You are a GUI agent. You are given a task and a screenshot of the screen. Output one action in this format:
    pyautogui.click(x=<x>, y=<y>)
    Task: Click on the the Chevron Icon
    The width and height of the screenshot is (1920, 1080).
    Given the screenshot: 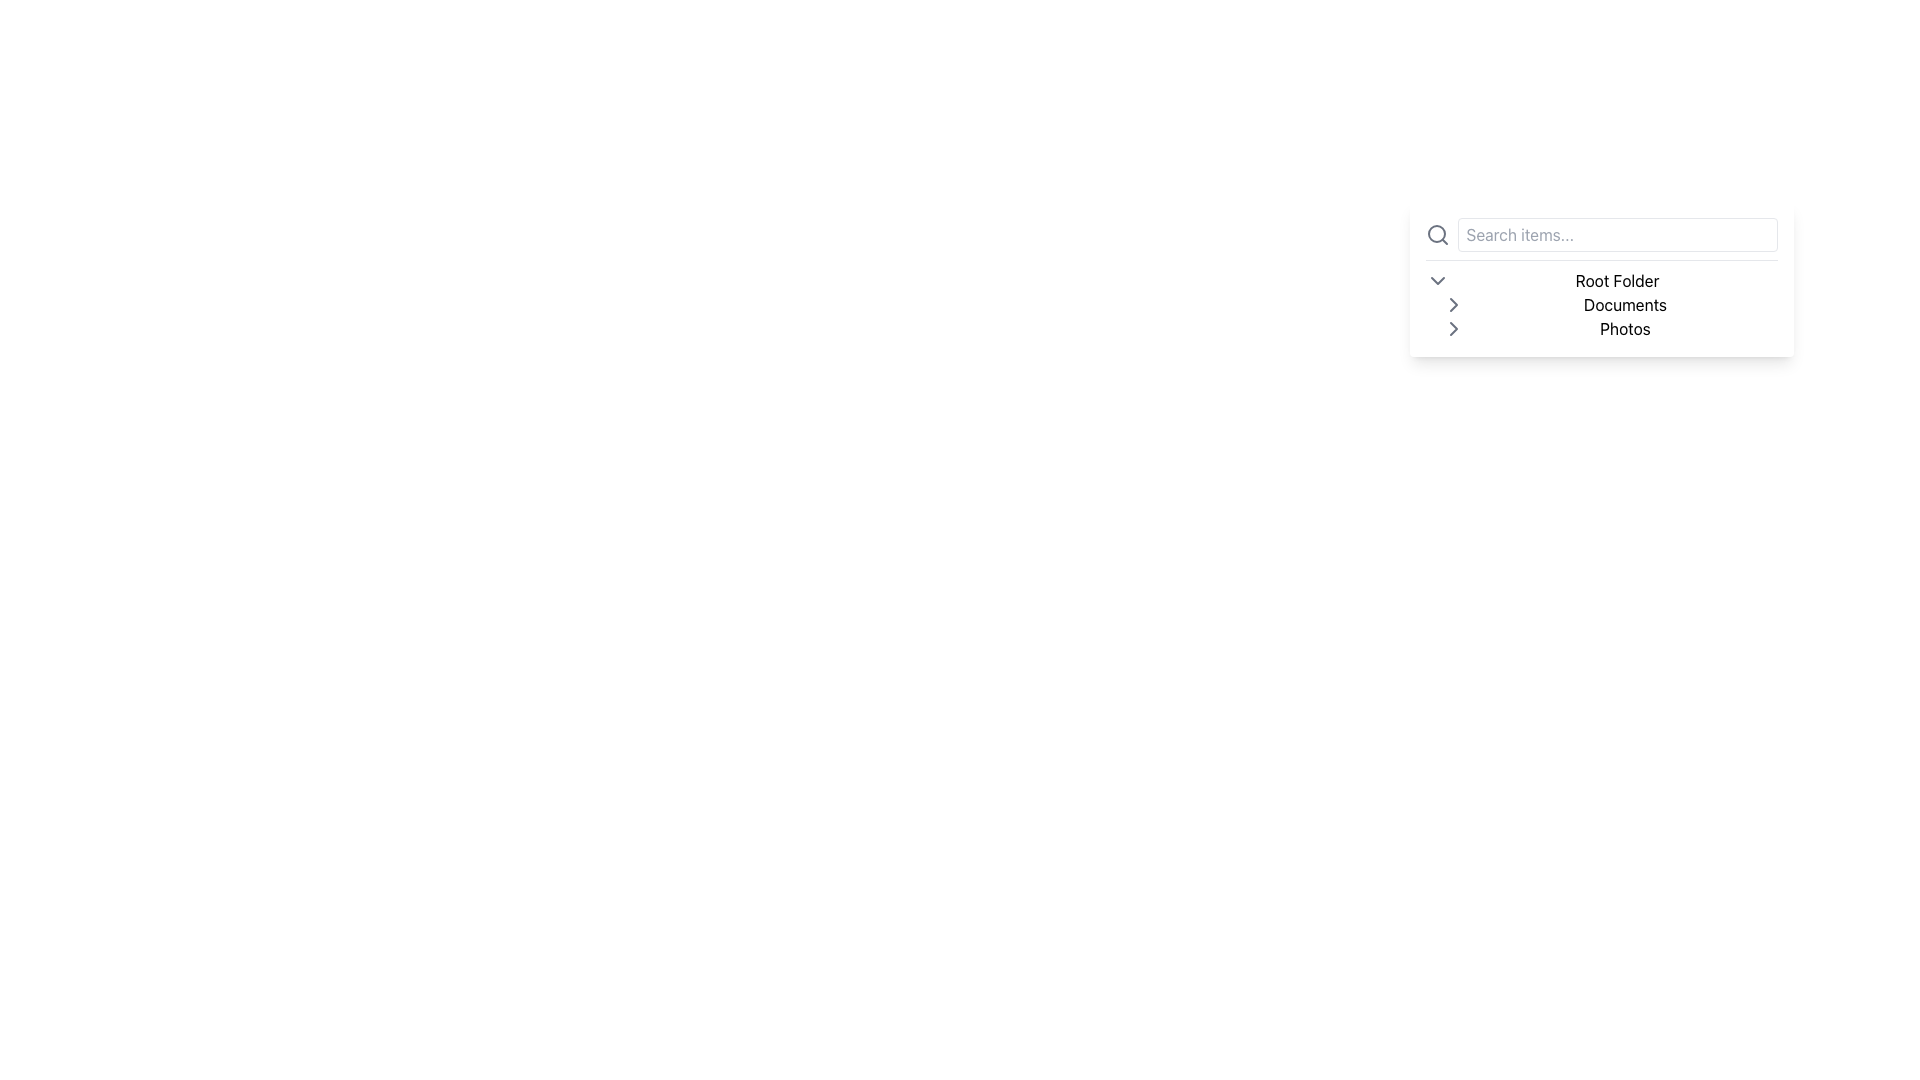 What is the action you would take?
    pyautogui.click(x=1453, y=327)
    